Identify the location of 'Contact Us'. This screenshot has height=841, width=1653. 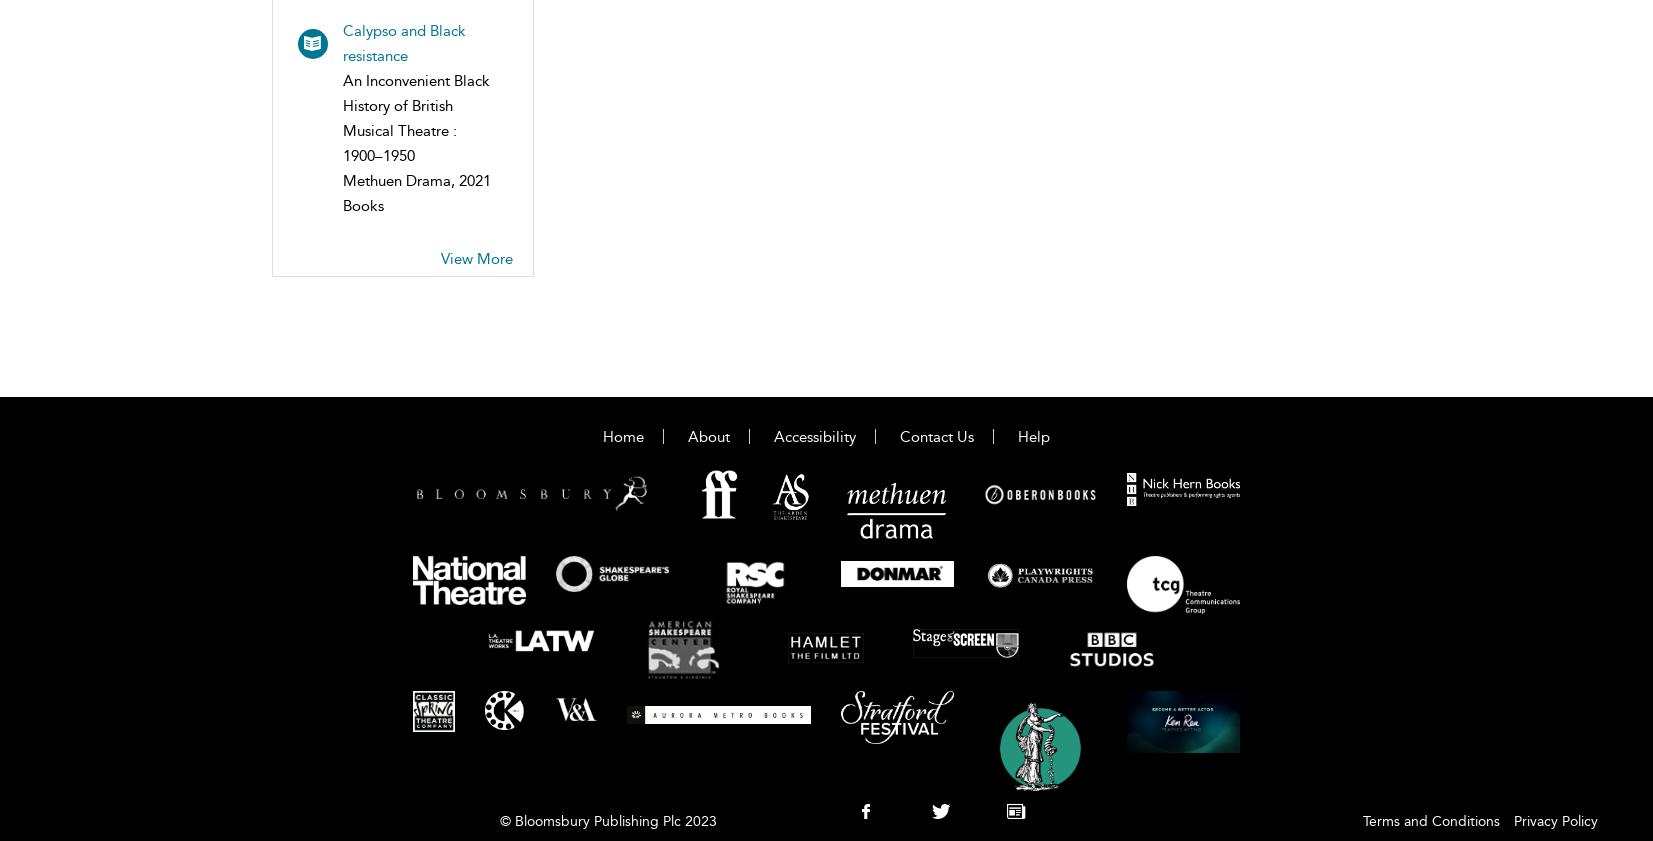
(900, 435).